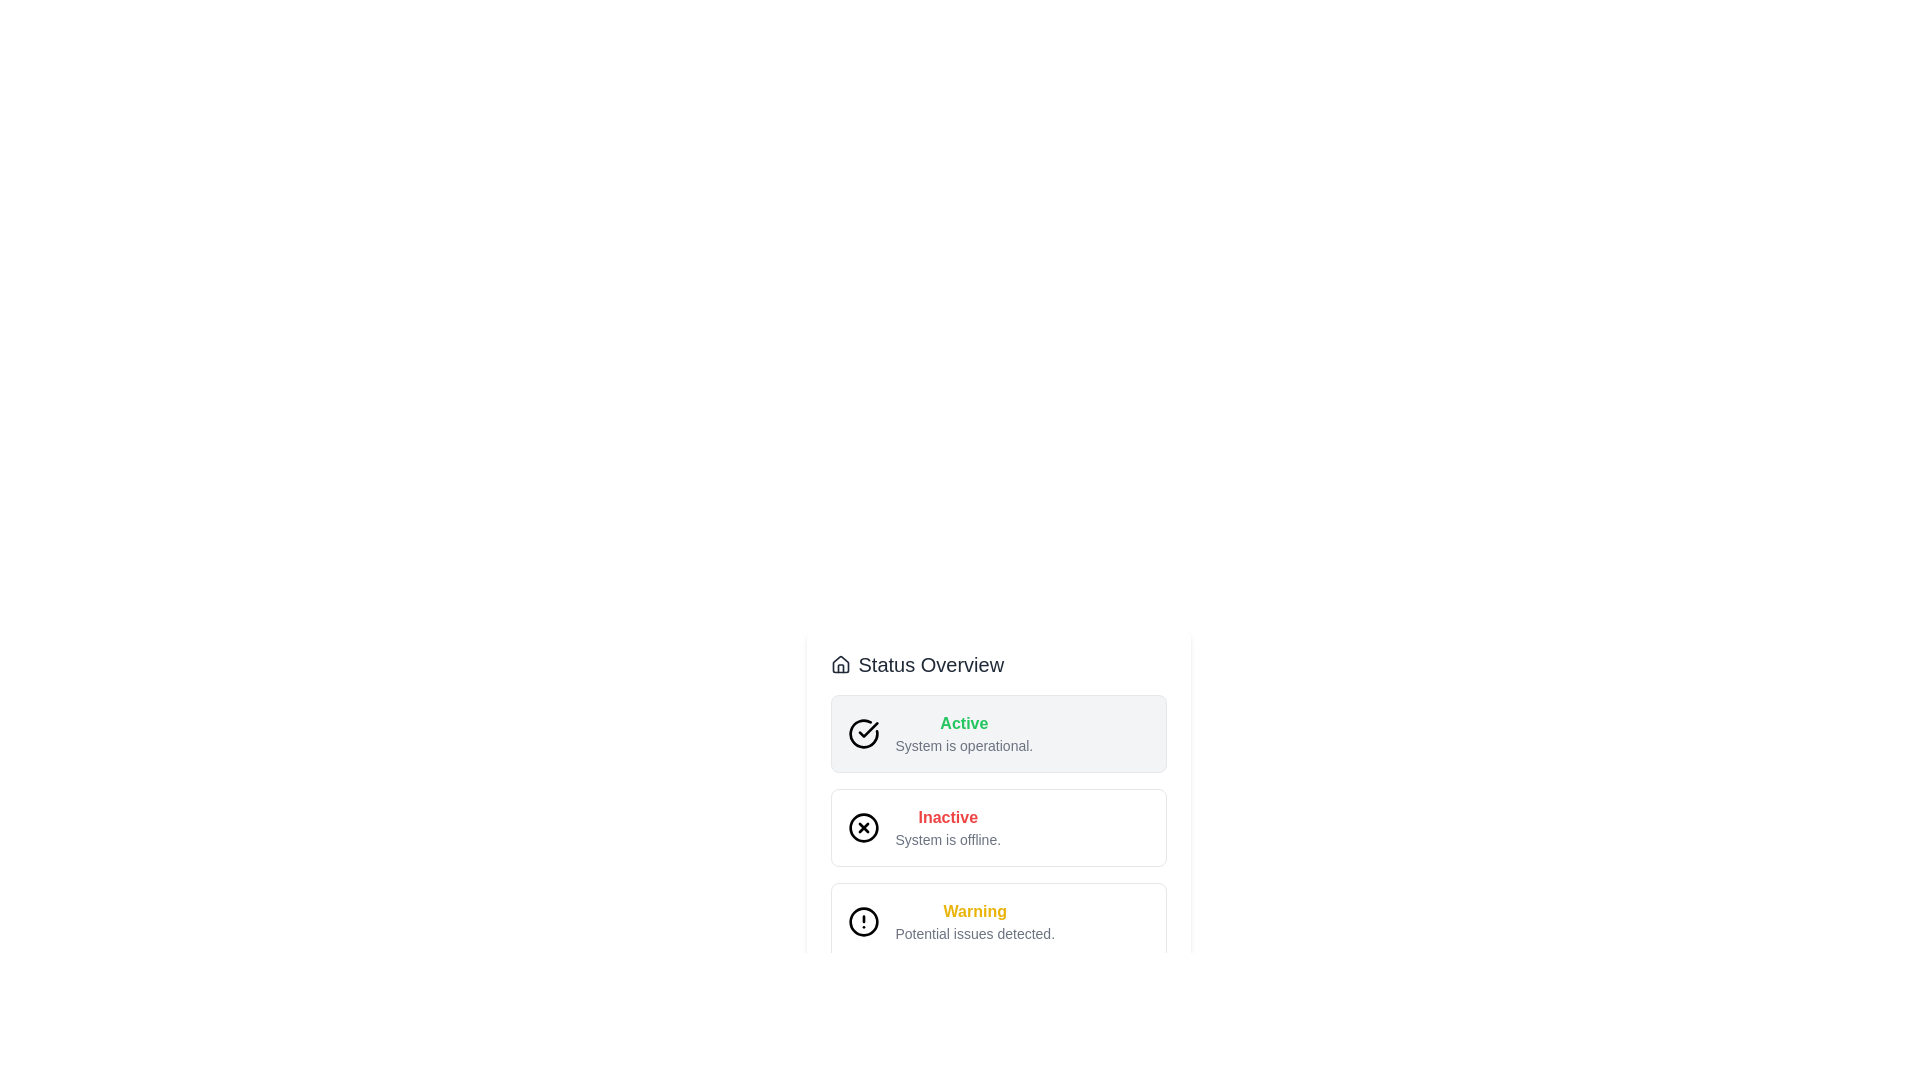  What do you see at coordinates (863, 921) in the screenshot?
I see `the circular warning icon with a thin black outline and an exclamation mark inside, located adjacent to the left of the text block labeled 'Warning Potential issues detected.'` at bounding box center [863, 921].